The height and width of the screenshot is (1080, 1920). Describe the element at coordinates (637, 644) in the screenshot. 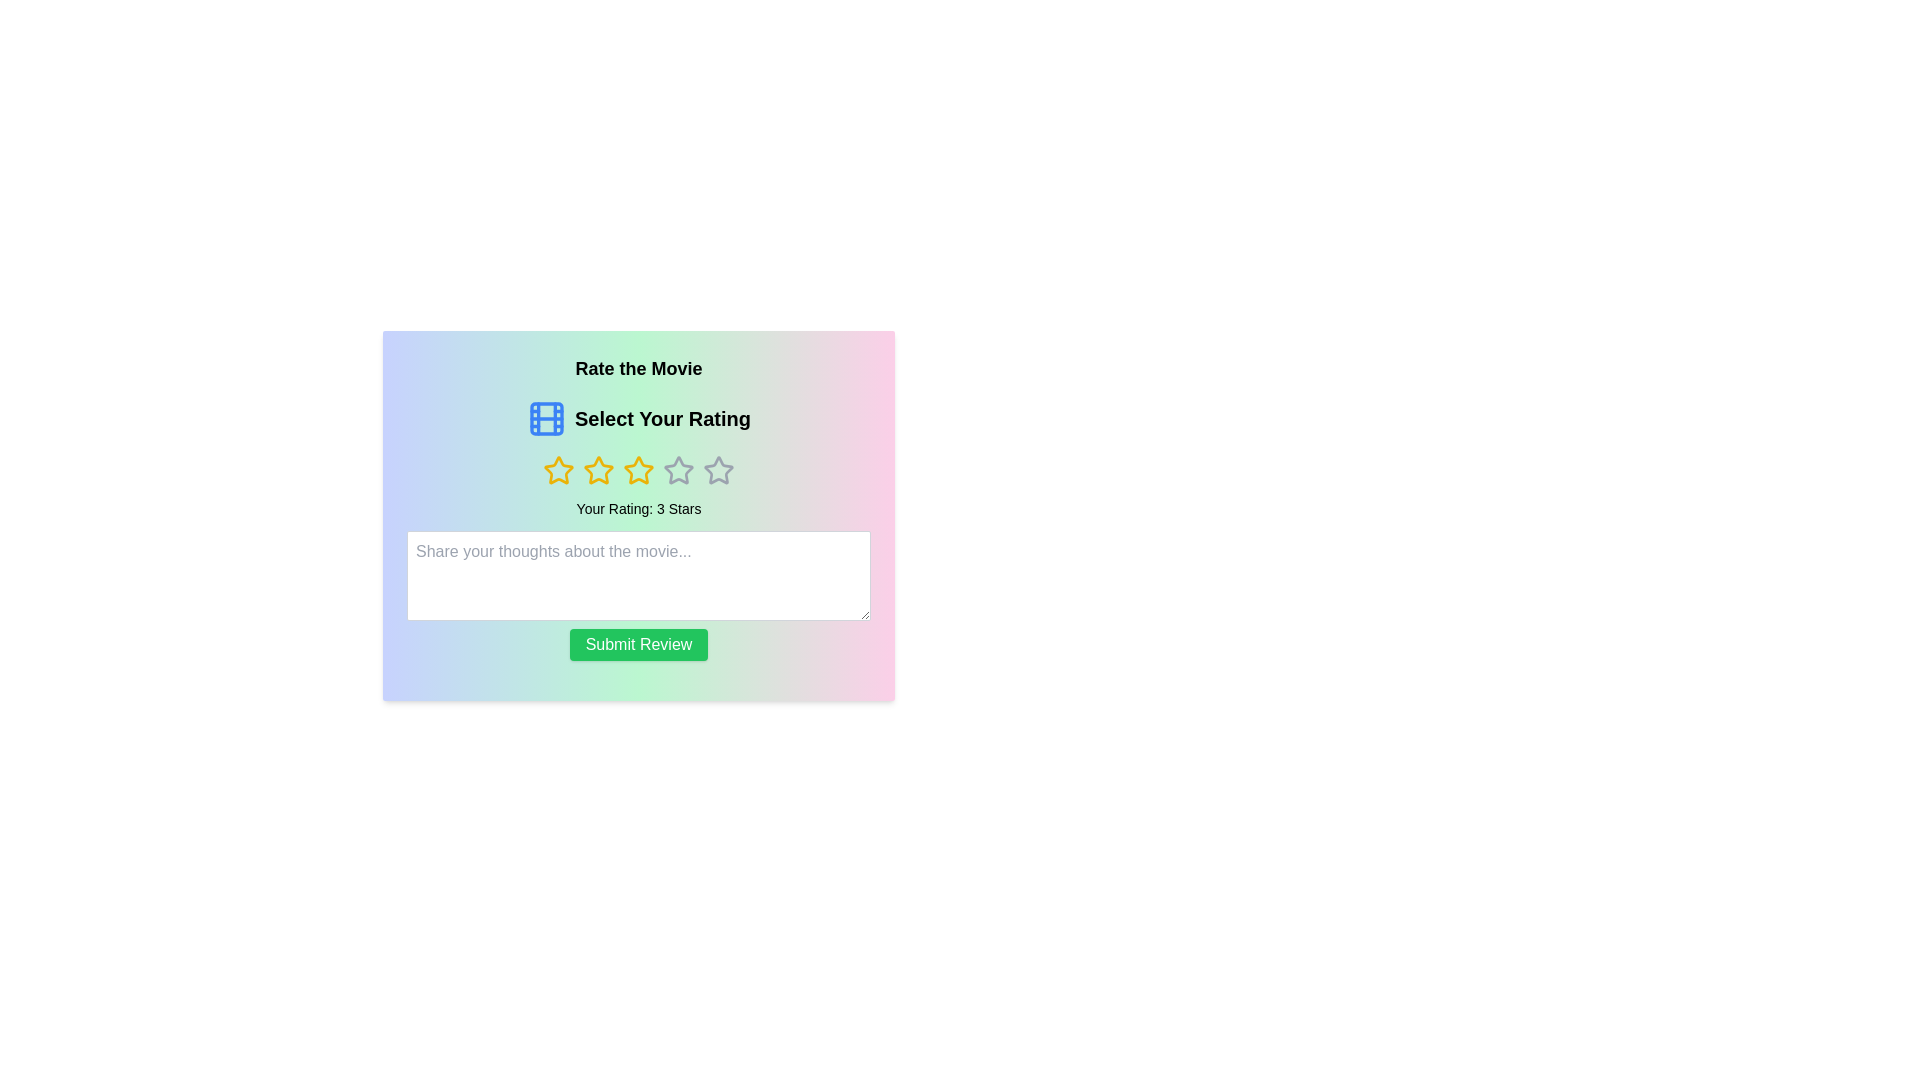

I see `the 'Submit Review' button, which is a rectangular button with a green background and white text` at that location.